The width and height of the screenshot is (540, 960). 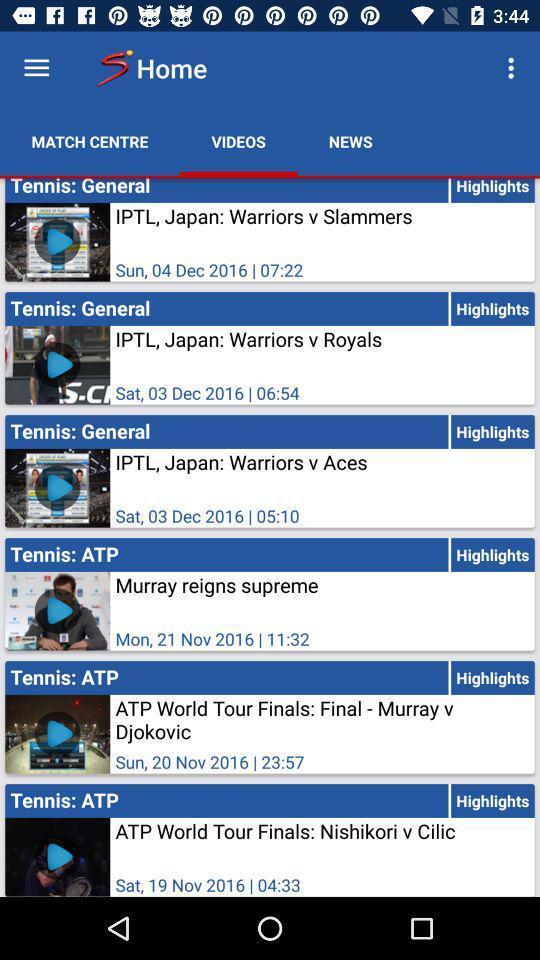 I want to click on the icon above the match centre, so click(x=36, y=68).